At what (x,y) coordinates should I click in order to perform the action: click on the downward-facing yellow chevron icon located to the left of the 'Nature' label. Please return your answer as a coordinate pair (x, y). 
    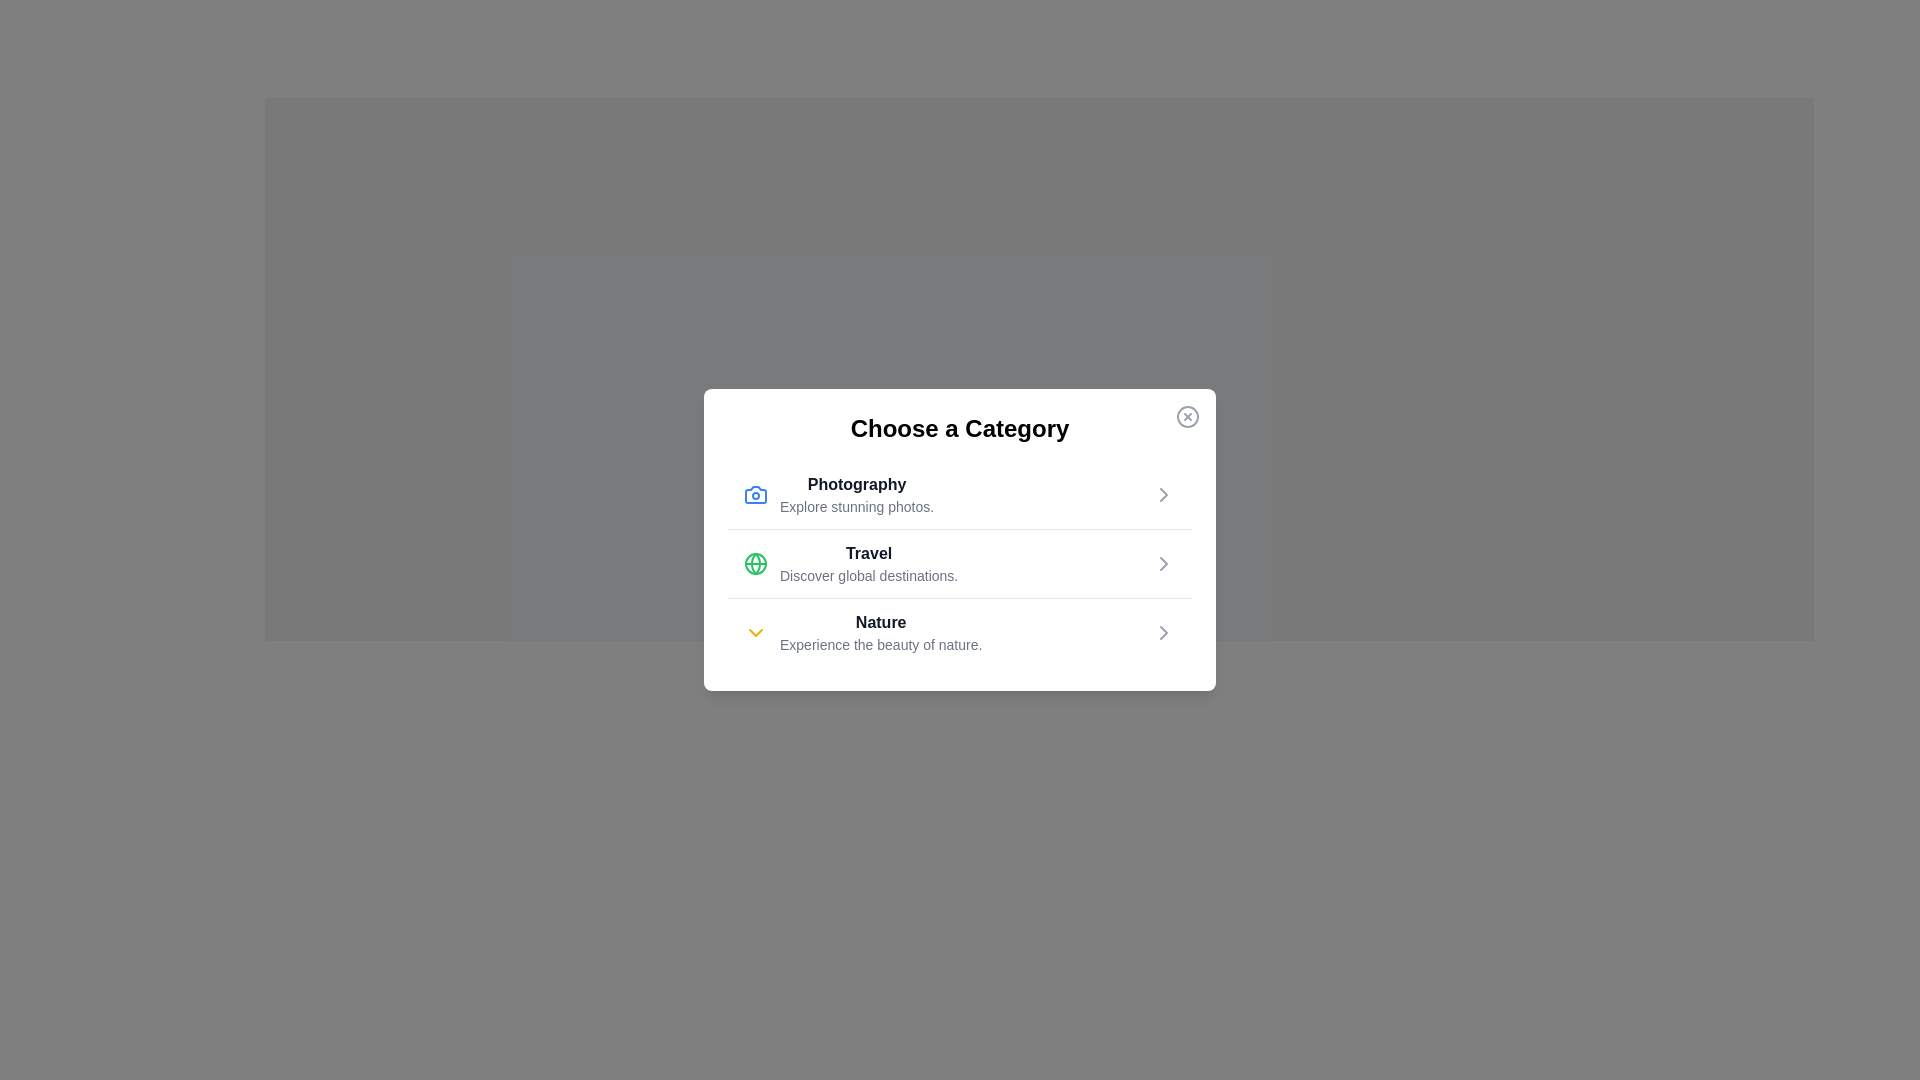
    Looking at the image, I should click on (754, 632).